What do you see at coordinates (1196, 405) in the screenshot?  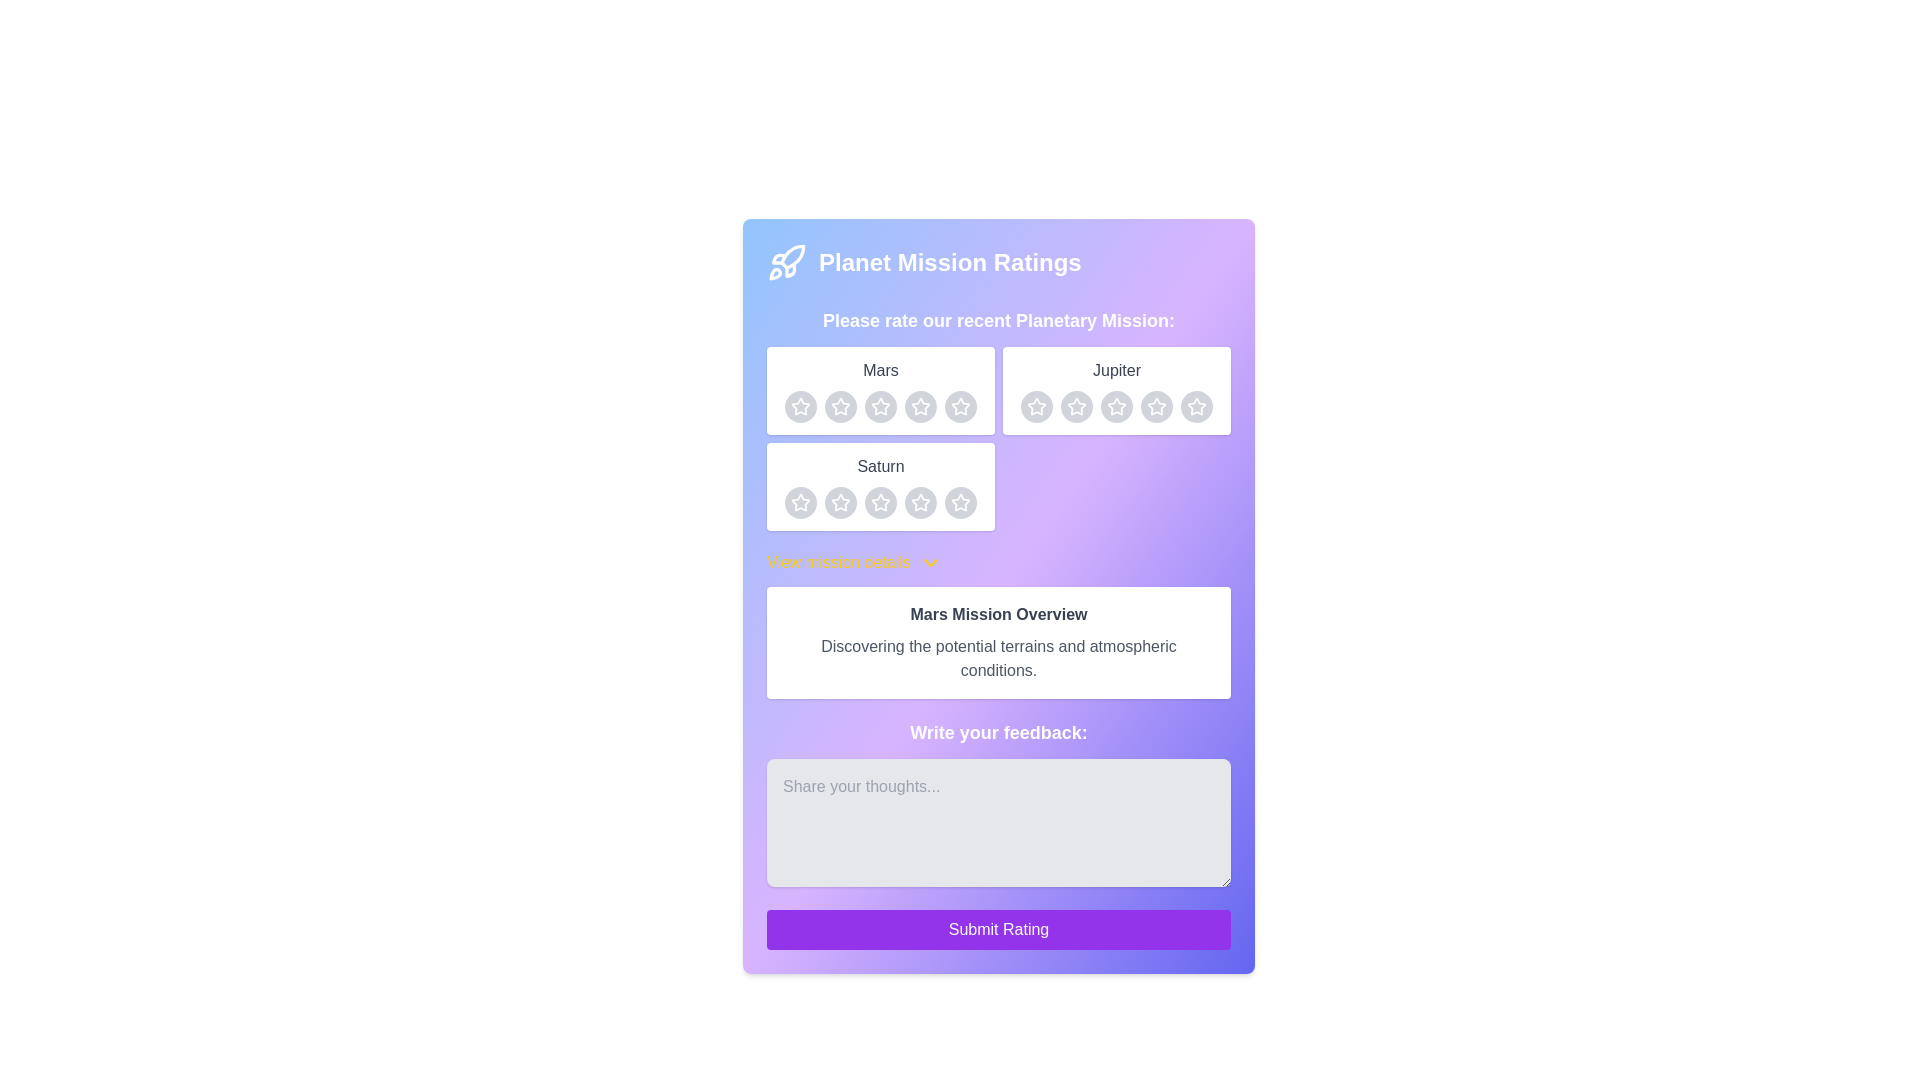 I see `the fifth star-shaped rating icon in the Jupiter rating section, which has a thin outline and a minimalistic design` at bounding box center [1196, 405].